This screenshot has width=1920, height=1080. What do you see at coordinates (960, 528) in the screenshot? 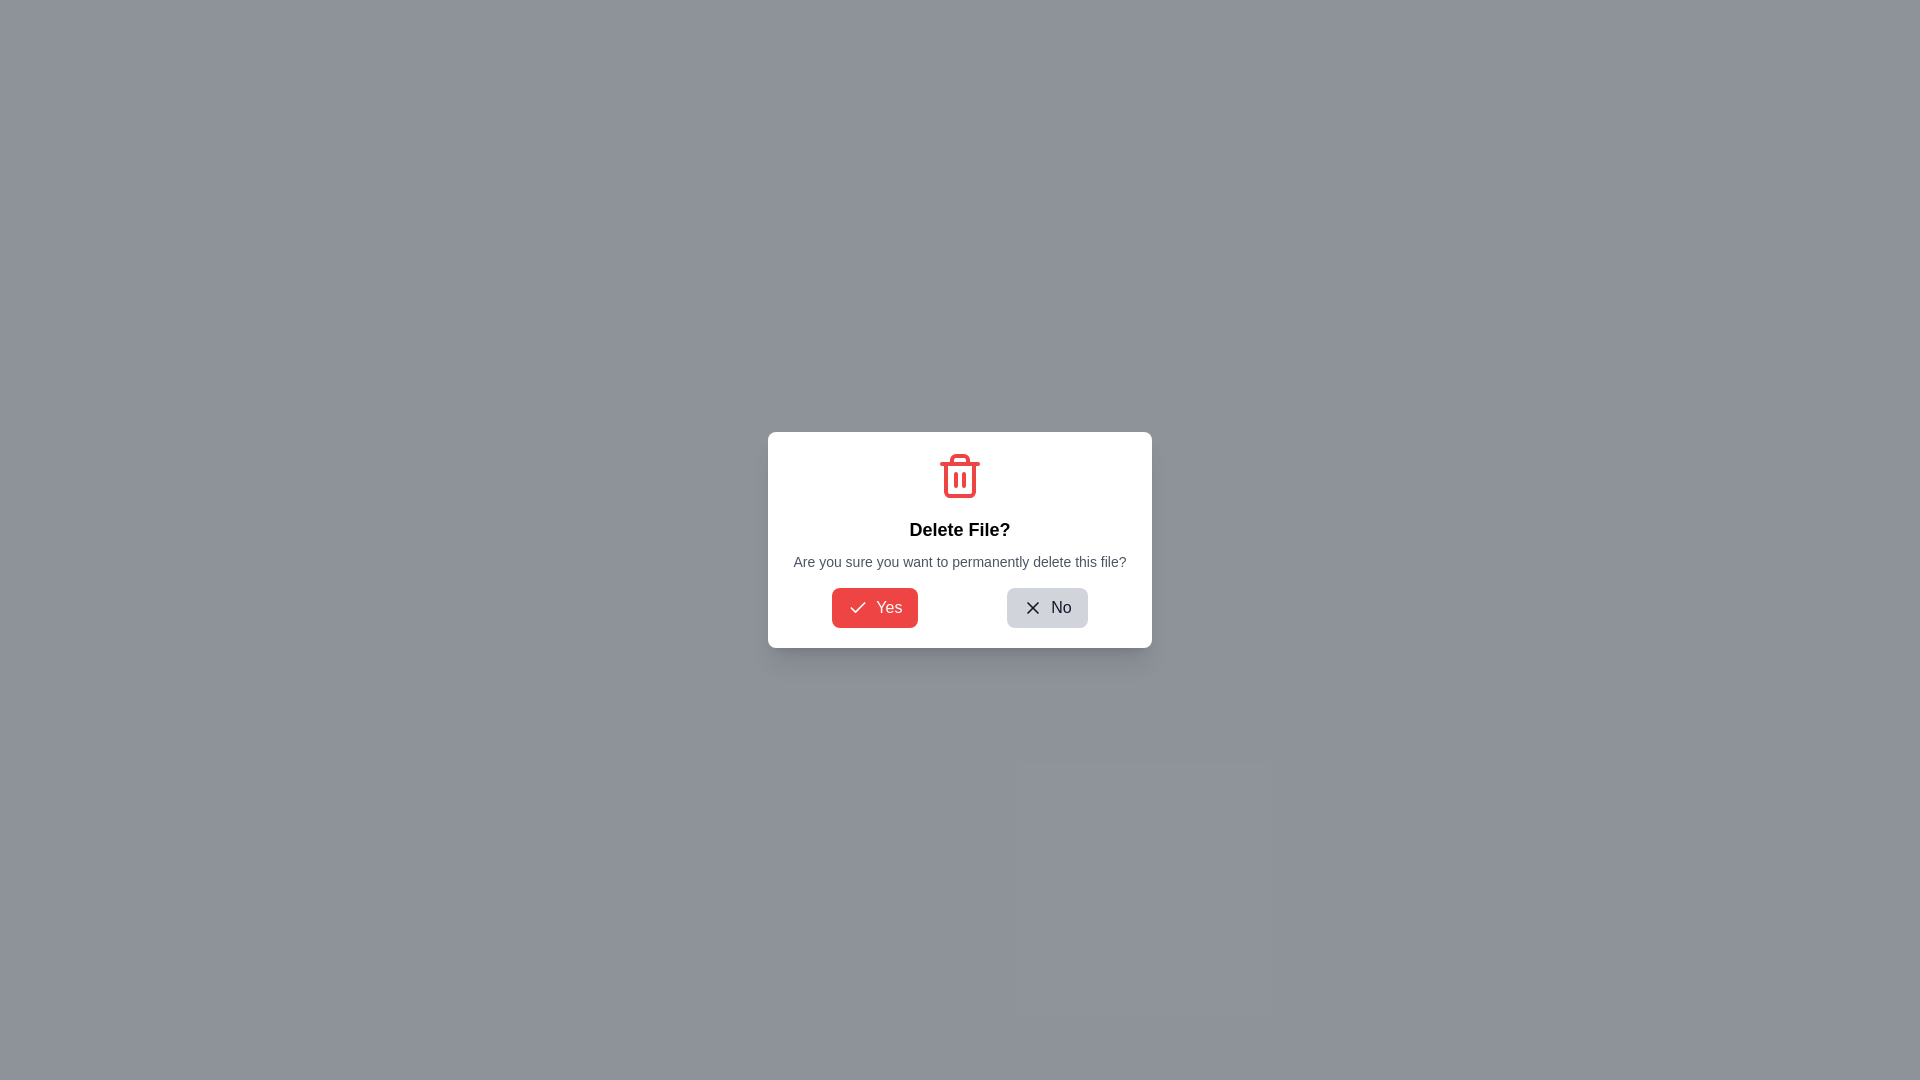
I see `text content of the Text Label indicating the confirmation of file deletion, which is positioned below the trash can icon and above the prompt about permanently deleting the file` at bounding box center [960, 528].